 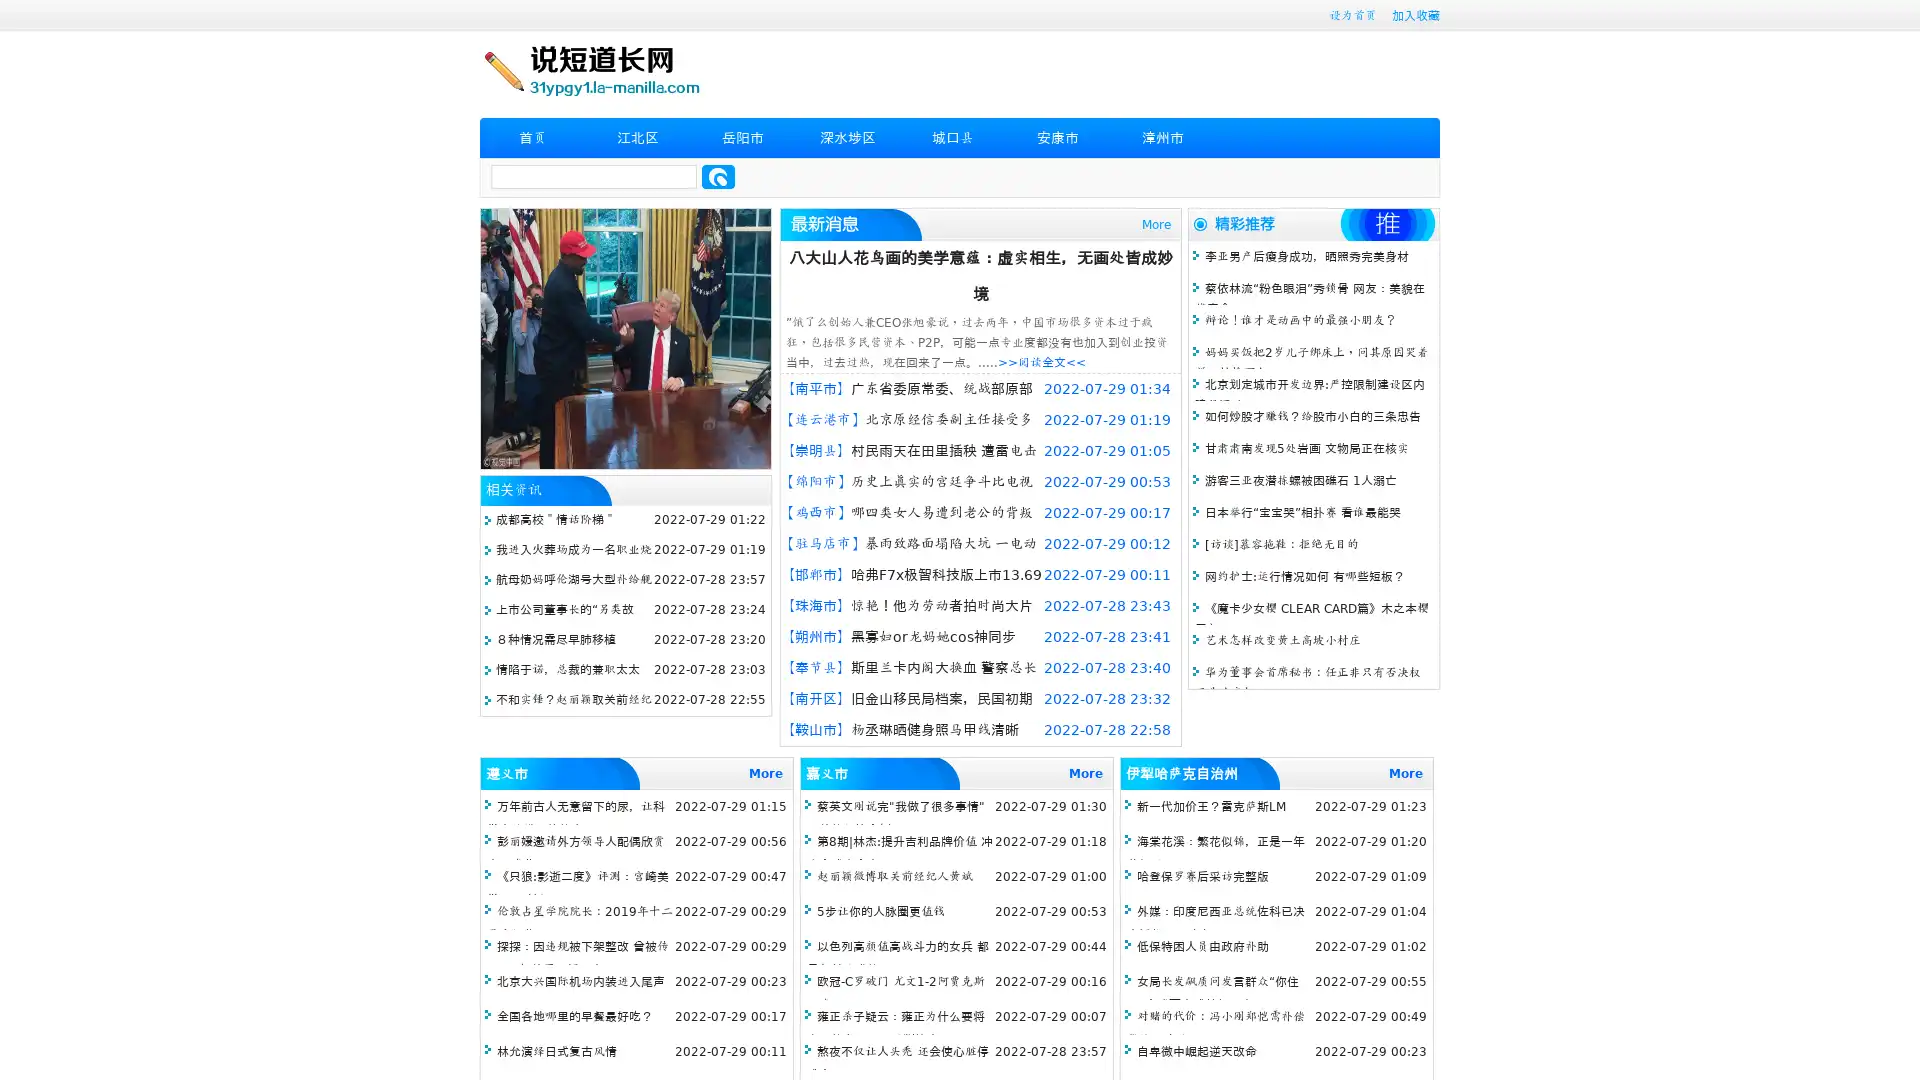 What do you see at coordinates (718, 176) in the screenshot?
I see `Search` at bounding box center [718, 176].